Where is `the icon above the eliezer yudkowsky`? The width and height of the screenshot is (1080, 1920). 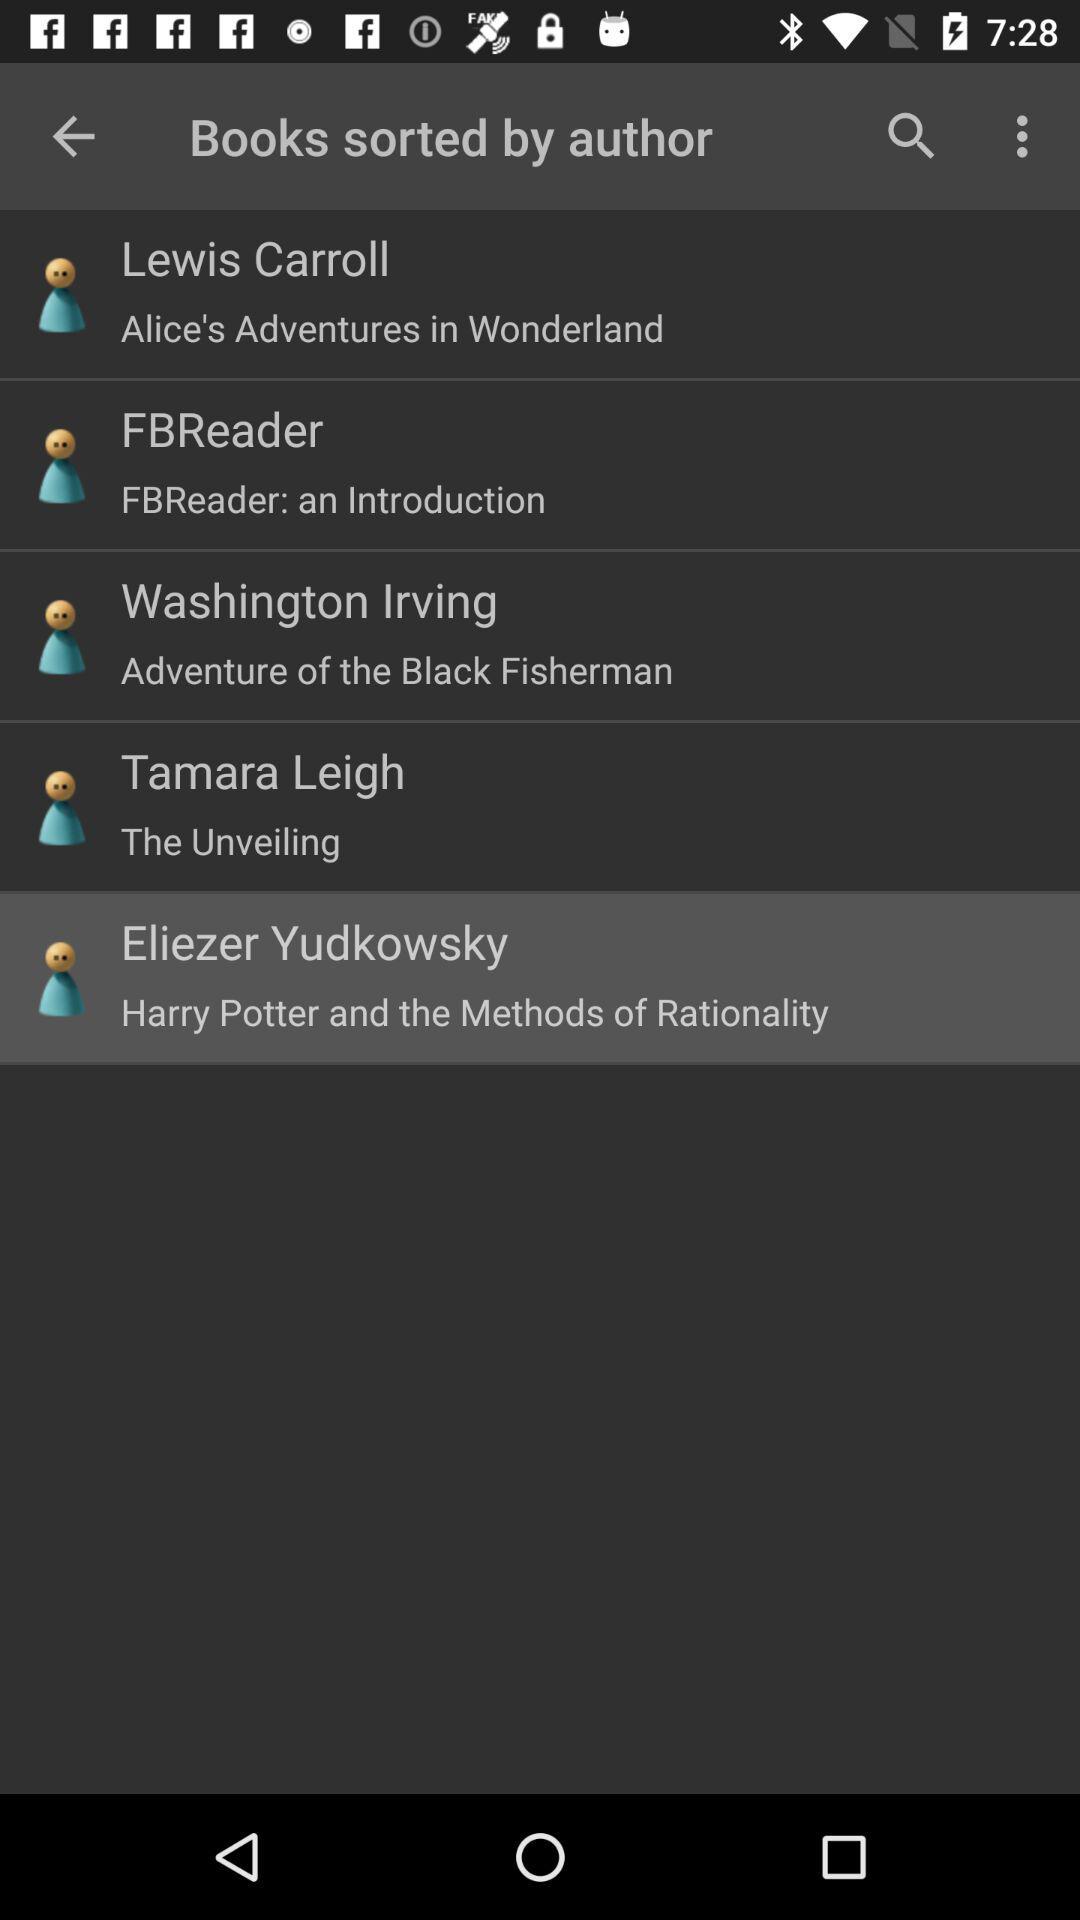 the icon above the eliezer yudkowsky is located at coordinates (229, 840).